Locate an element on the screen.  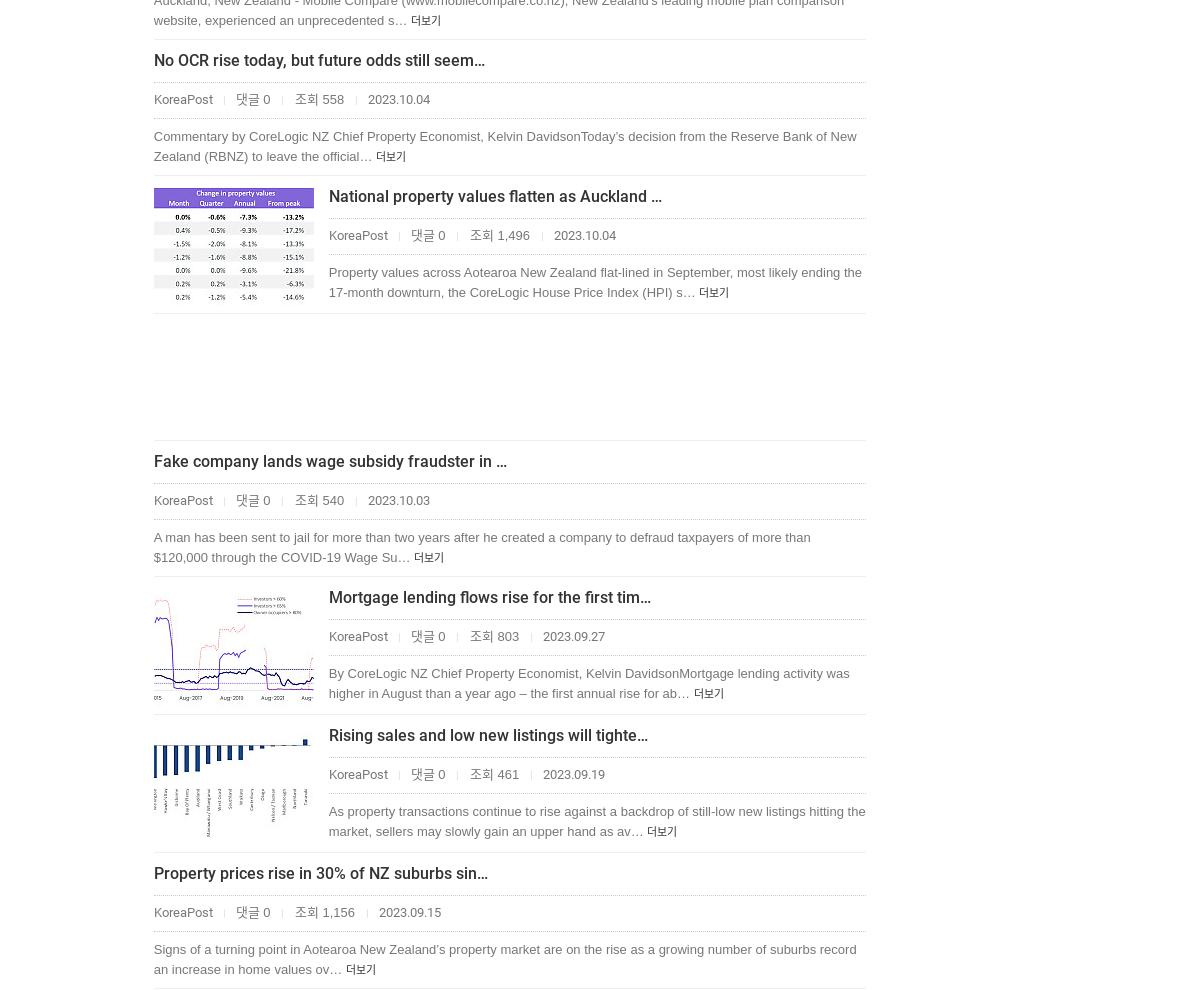
'Property prices rise in 30% of NZ suburbs sin…' is located at coordinates (320, 873).